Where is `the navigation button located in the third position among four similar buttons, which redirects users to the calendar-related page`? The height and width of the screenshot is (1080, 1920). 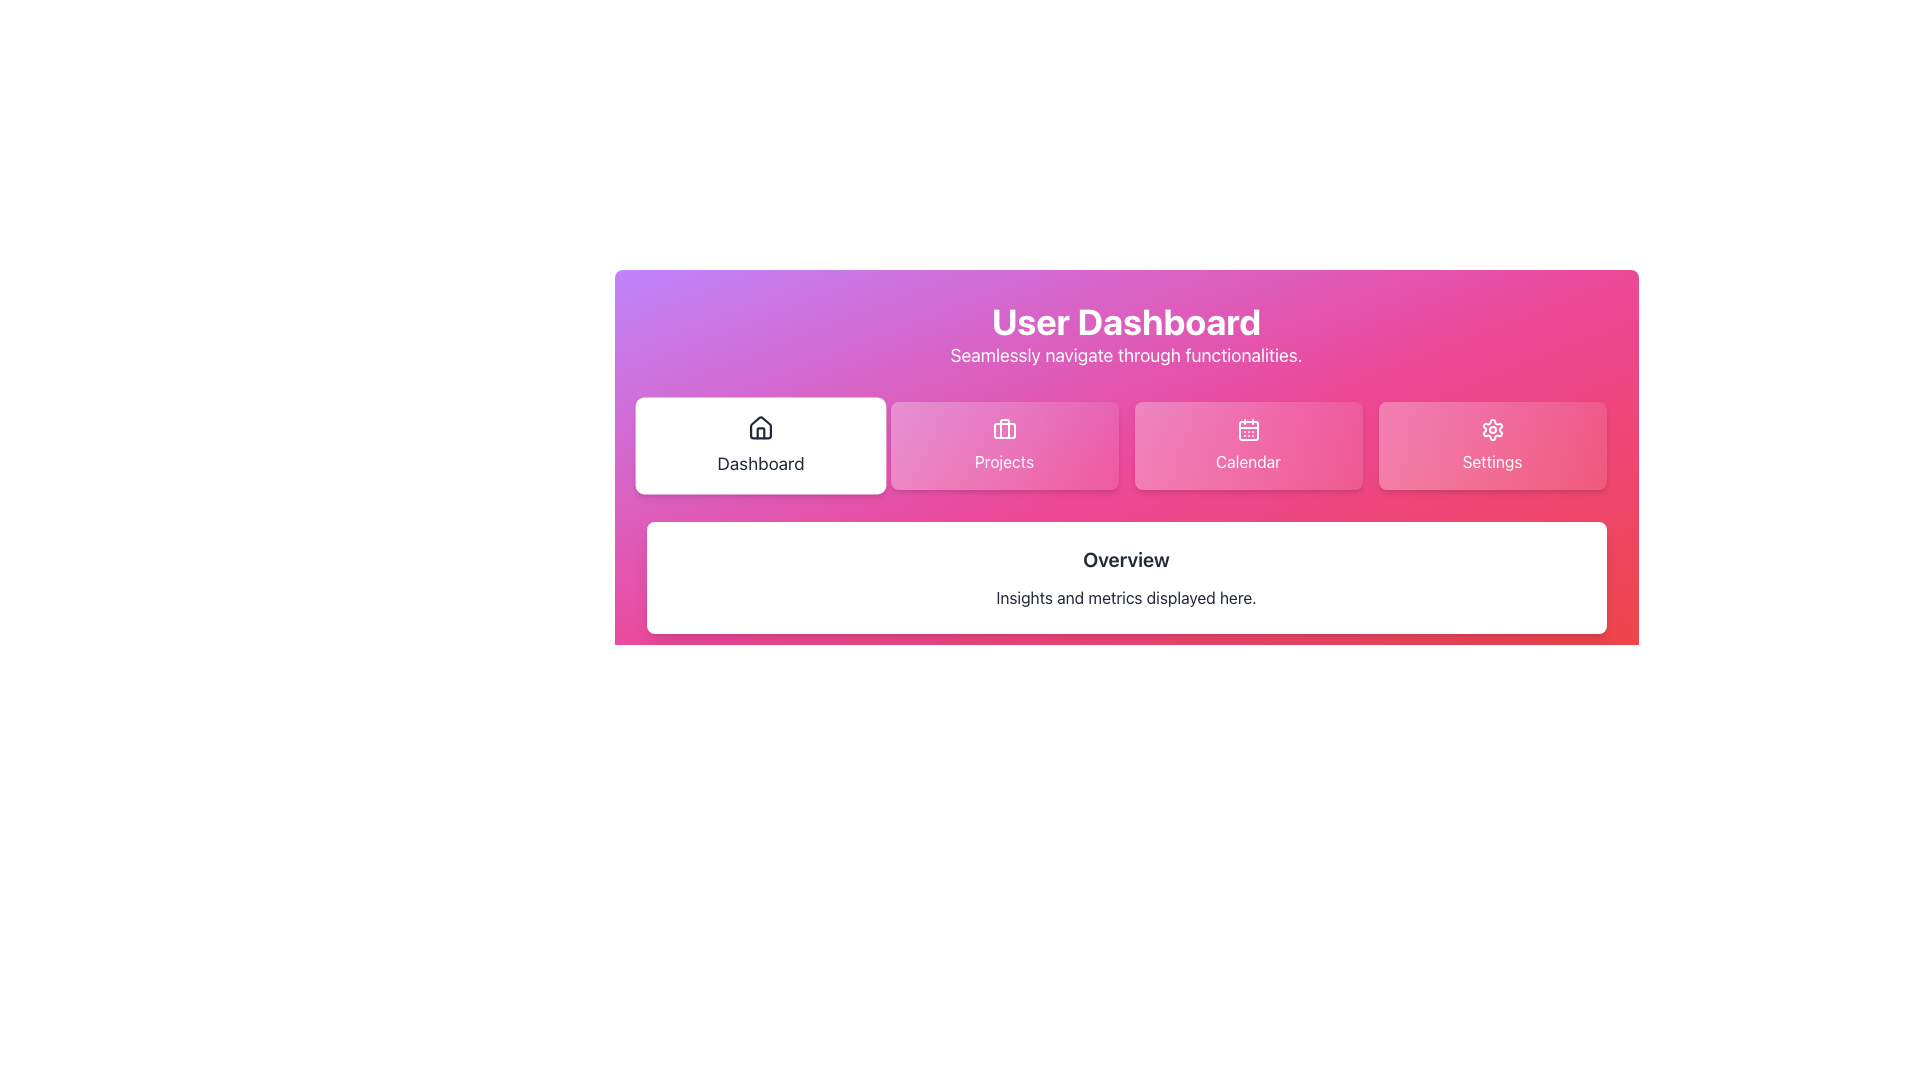 the navigation button located in the third position among four similar buttons, which redirects users to the calendar-related page is located at coordinates (1247, 445).